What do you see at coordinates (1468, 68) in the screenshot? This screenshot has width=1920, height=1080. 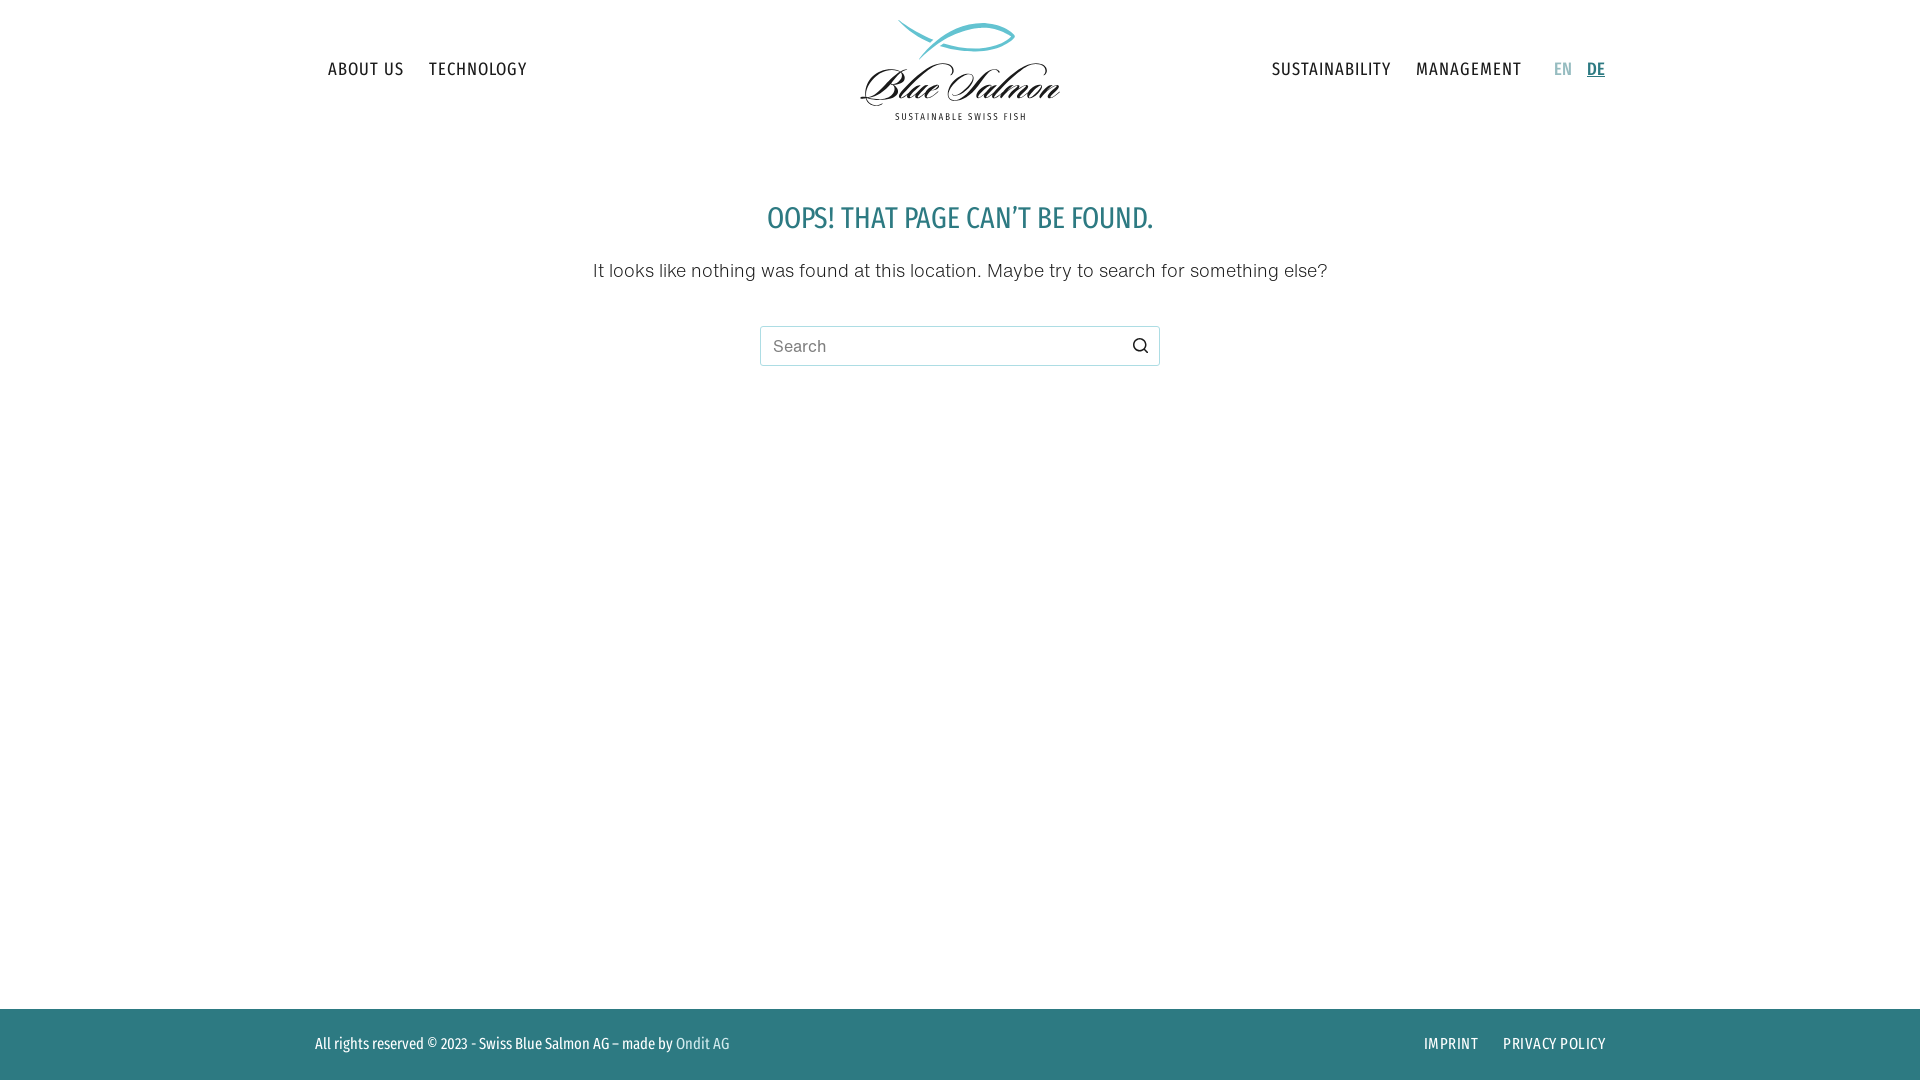 I see `'MANAGEMENT'` at bounding box center [1468, 68].